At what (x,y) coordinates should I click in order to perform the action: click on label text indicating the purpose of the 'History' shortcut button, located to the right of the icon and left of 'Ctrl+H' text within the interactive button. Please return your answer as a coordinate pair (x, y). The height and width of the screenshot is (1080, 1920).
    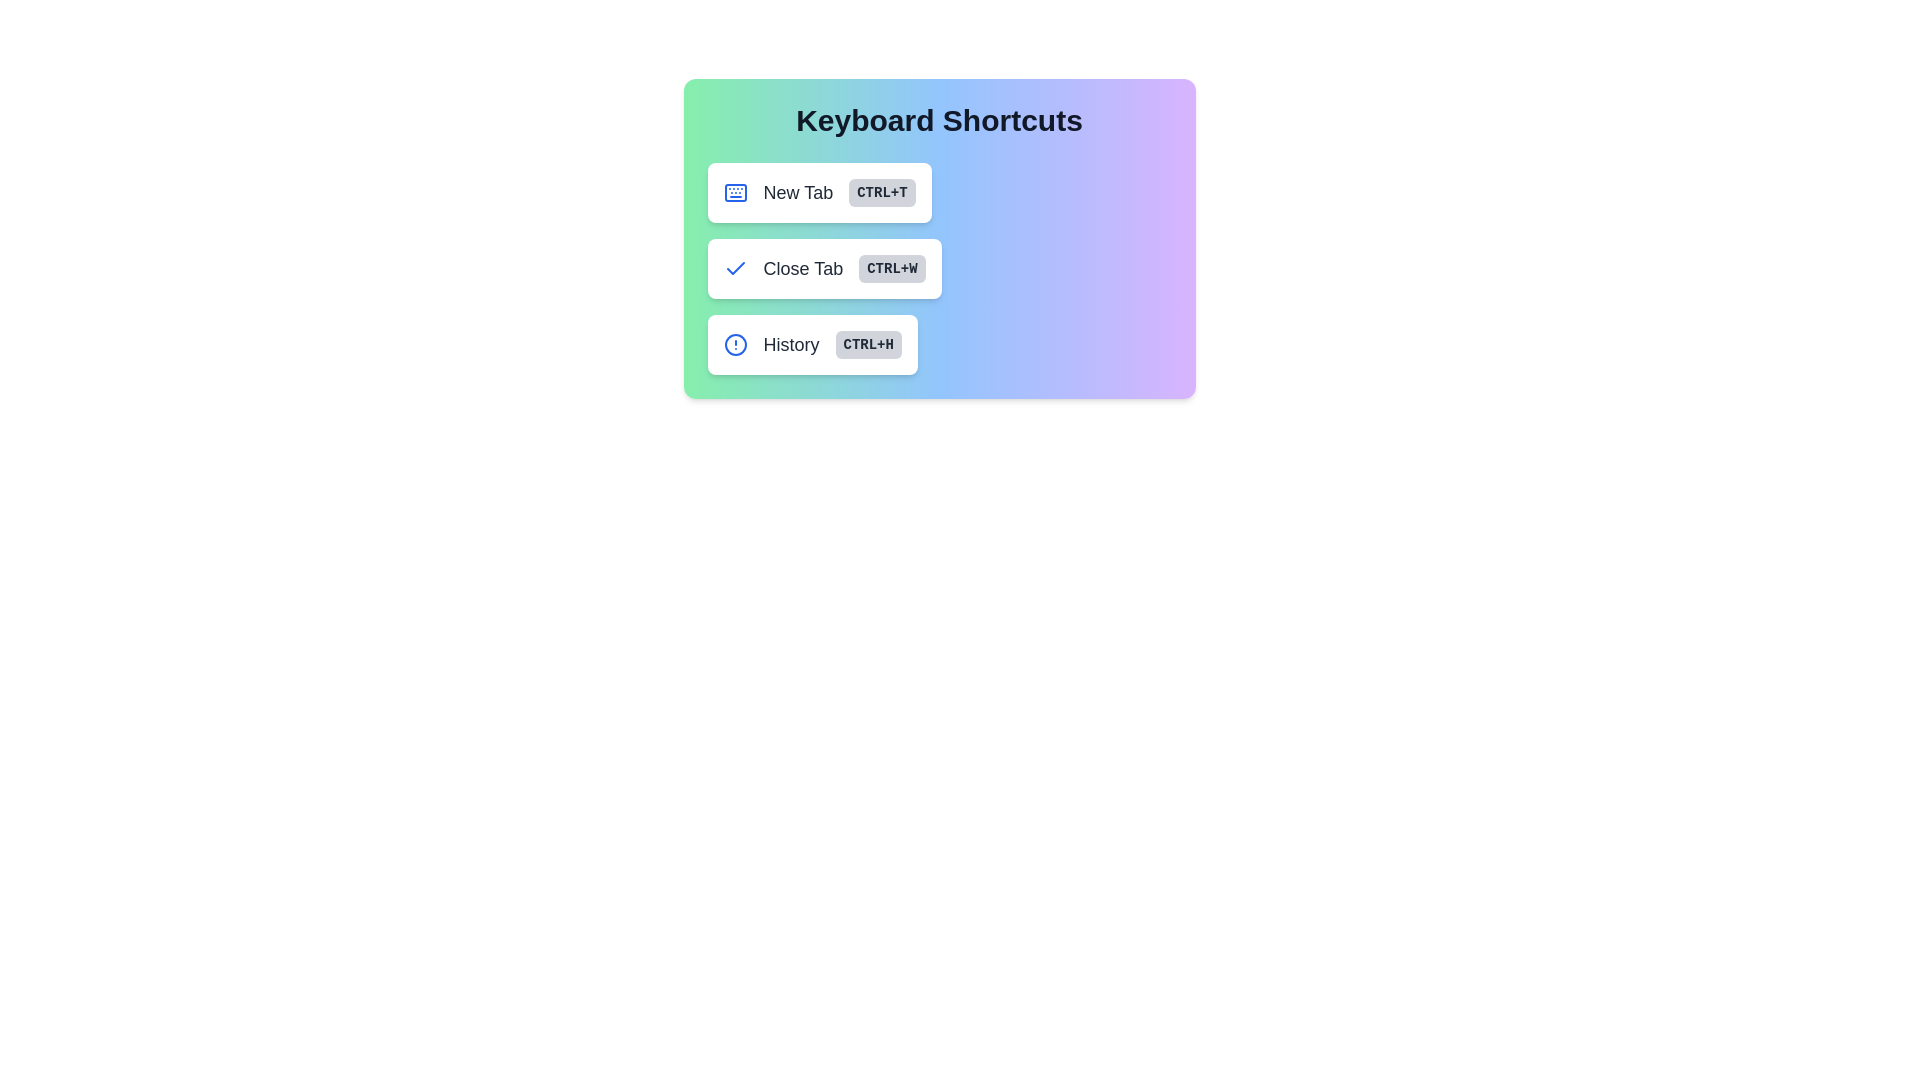
    Looking at the image, I should click on (790, 343).